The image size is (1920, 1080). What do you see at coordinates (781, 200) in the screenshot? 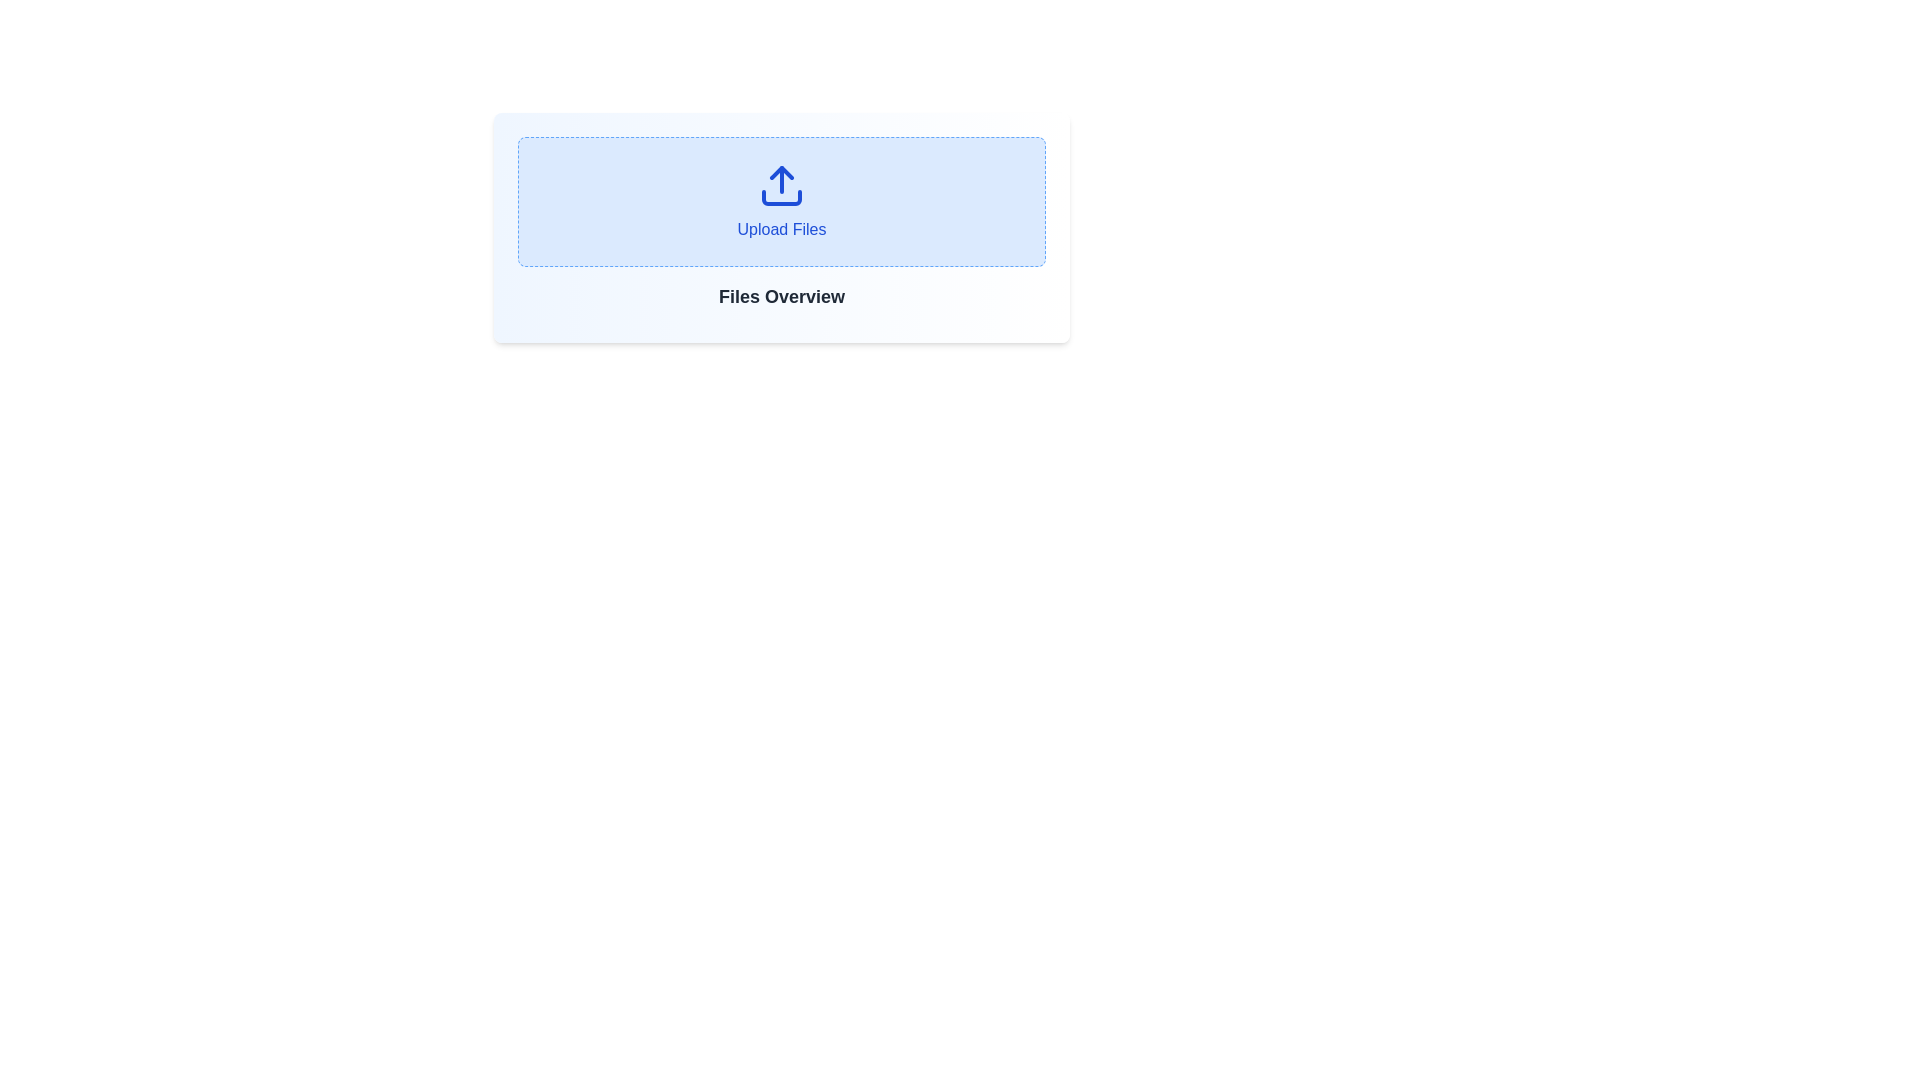
I see `the interactive text link located centrally within a bordered and rounded rectangle section with a light blue background to initiate the file upload` at bounding box center [781, 200].